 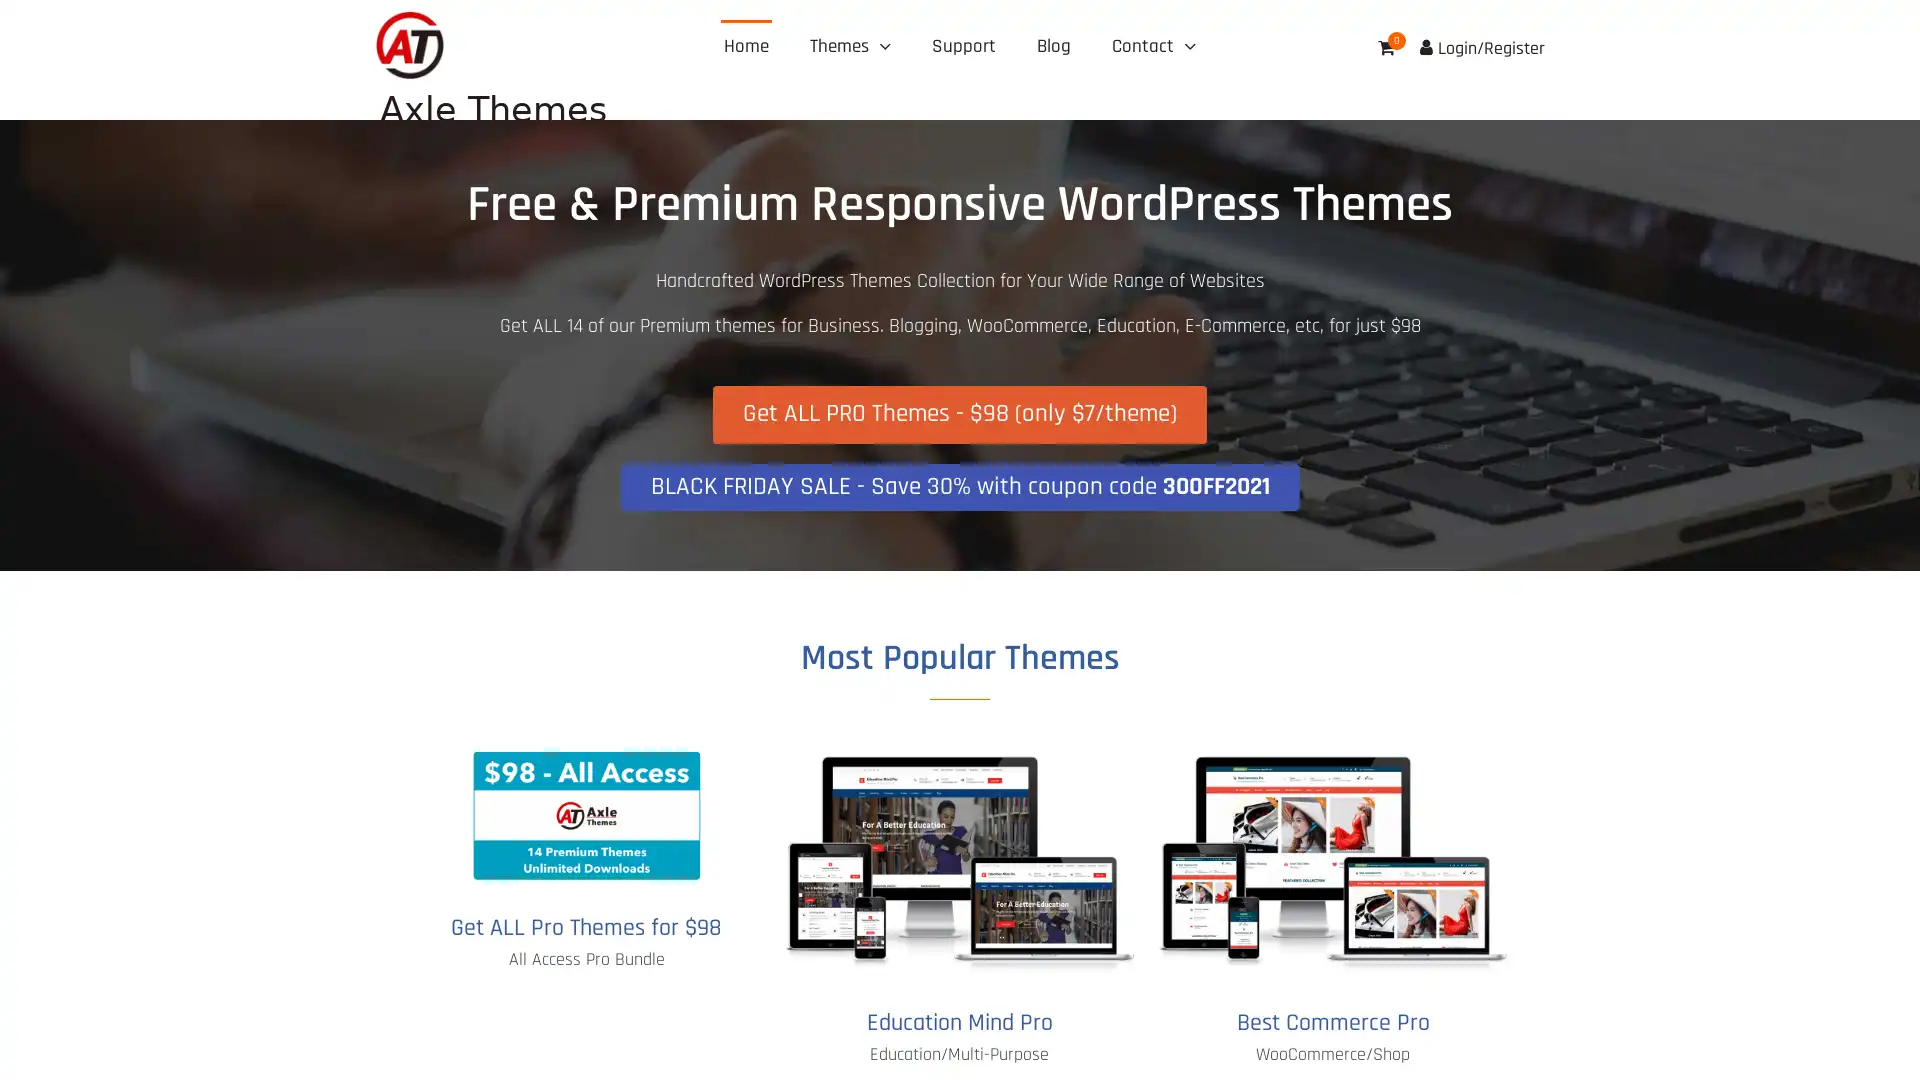 I want to click on Get ALL PRO Themes - $98 (only $7/theme), so click(x=960, y=413).